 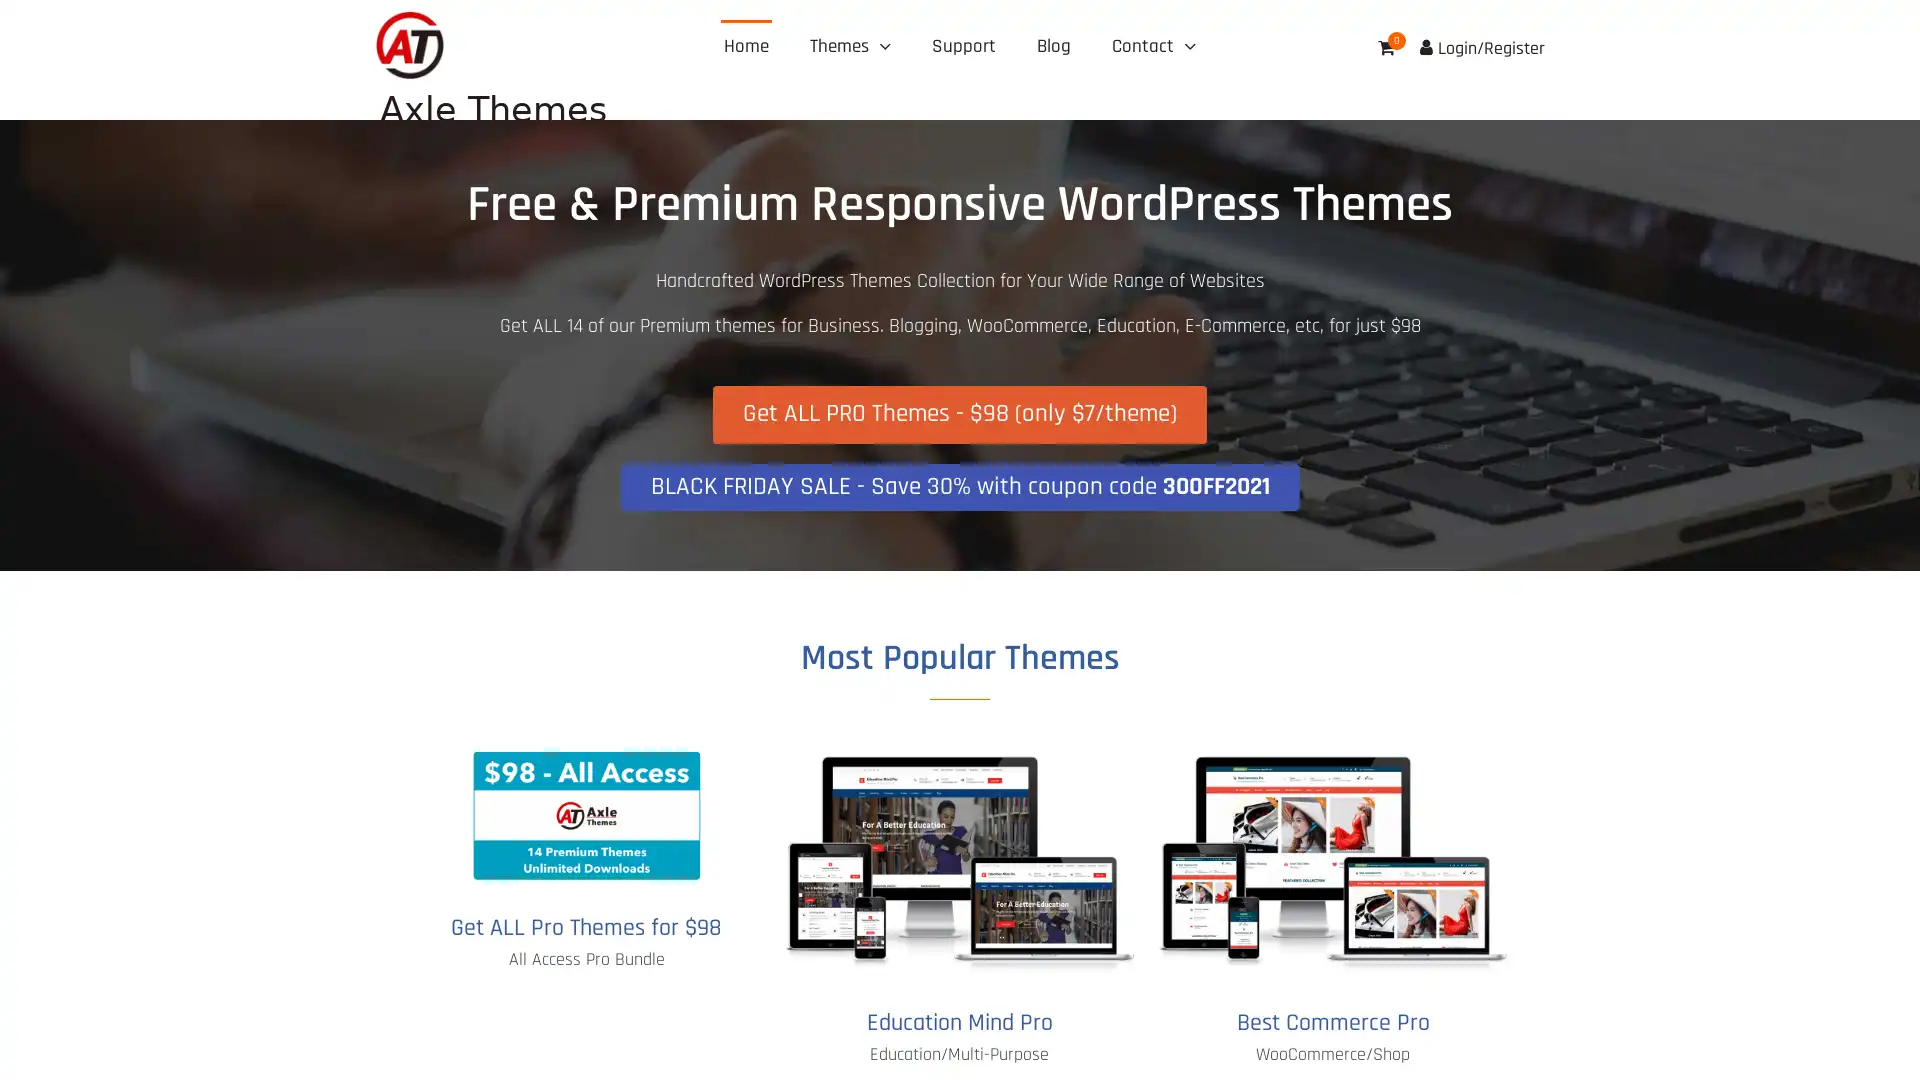 I want to click on Get ALL PRO Themes - $98 (only $7/theme), so click(x=960, y=413).